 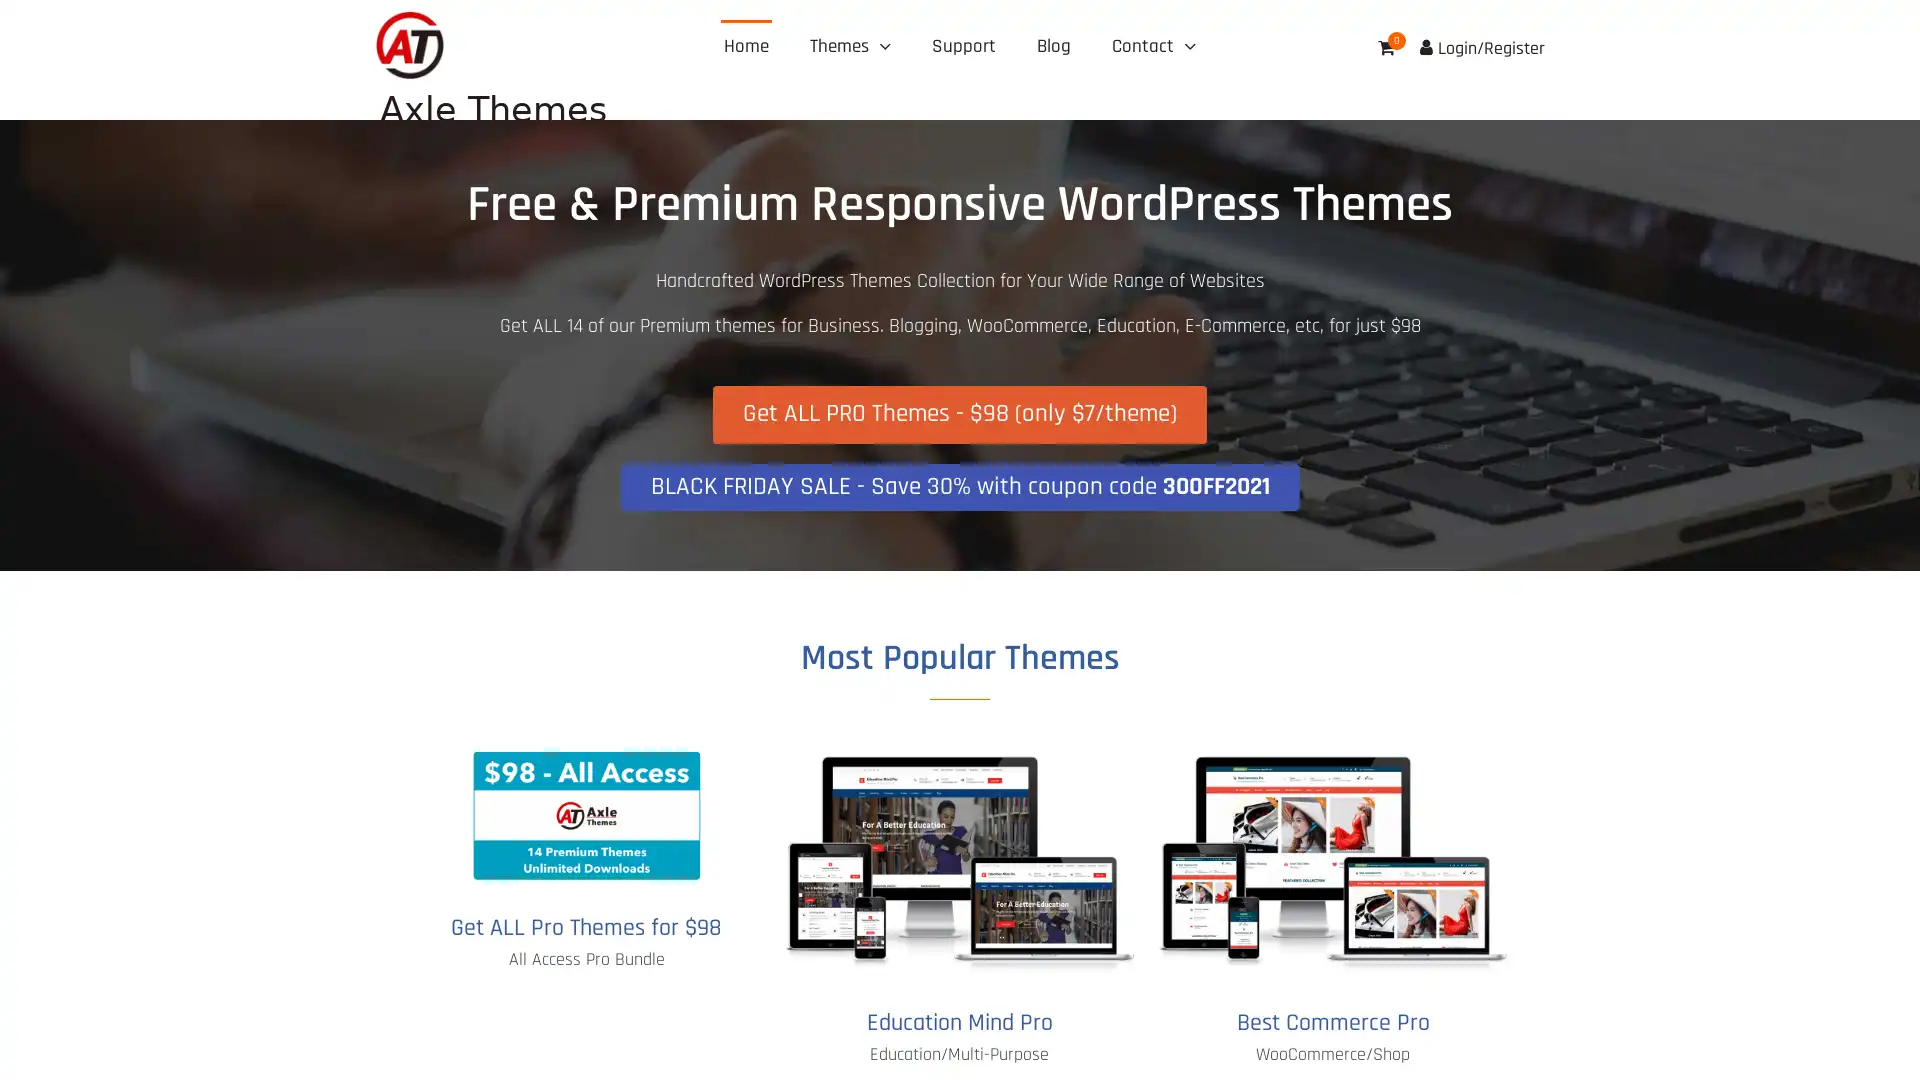 I want to click on Get ALL PRO Themes - $98 (only $7/theme), so click(x=960, y=413).